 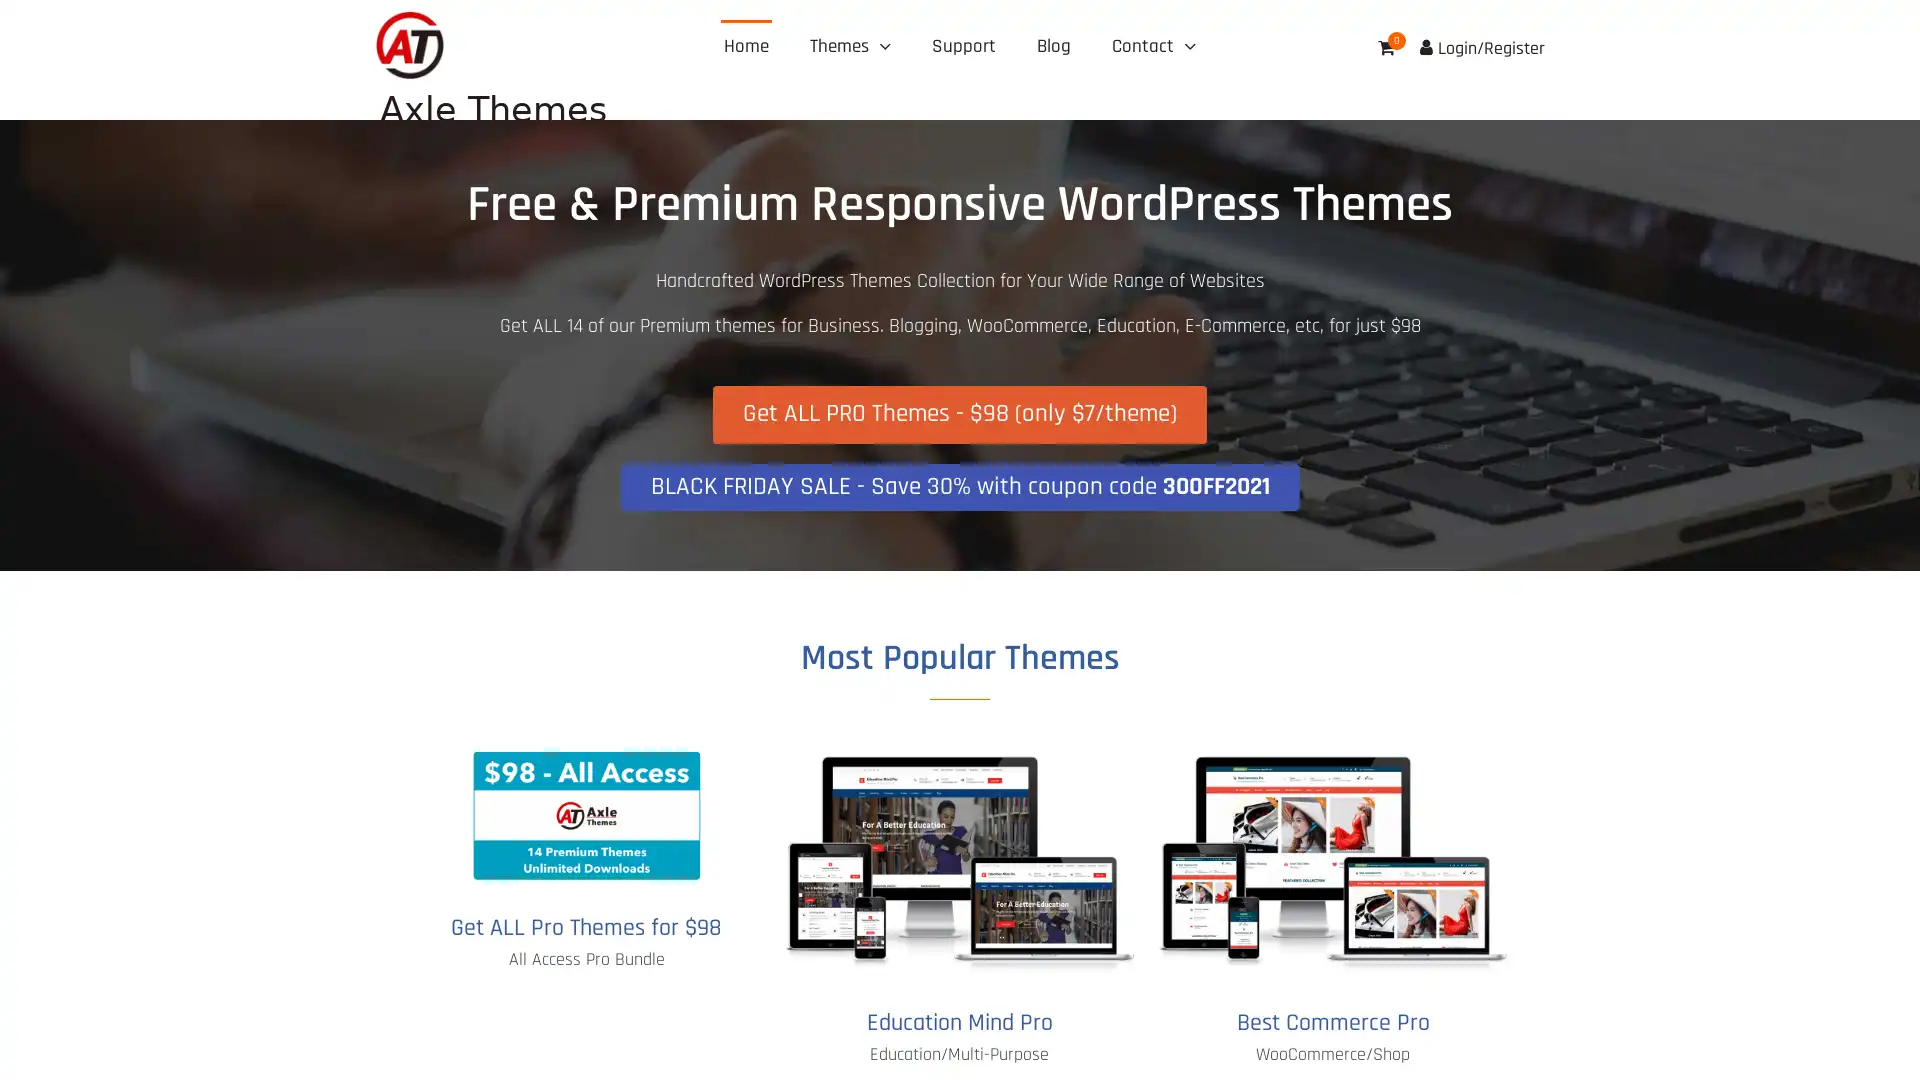 I want to click on Get ALL PRO Themes - $98 (only $7/theme), so click(x=960, y=413).